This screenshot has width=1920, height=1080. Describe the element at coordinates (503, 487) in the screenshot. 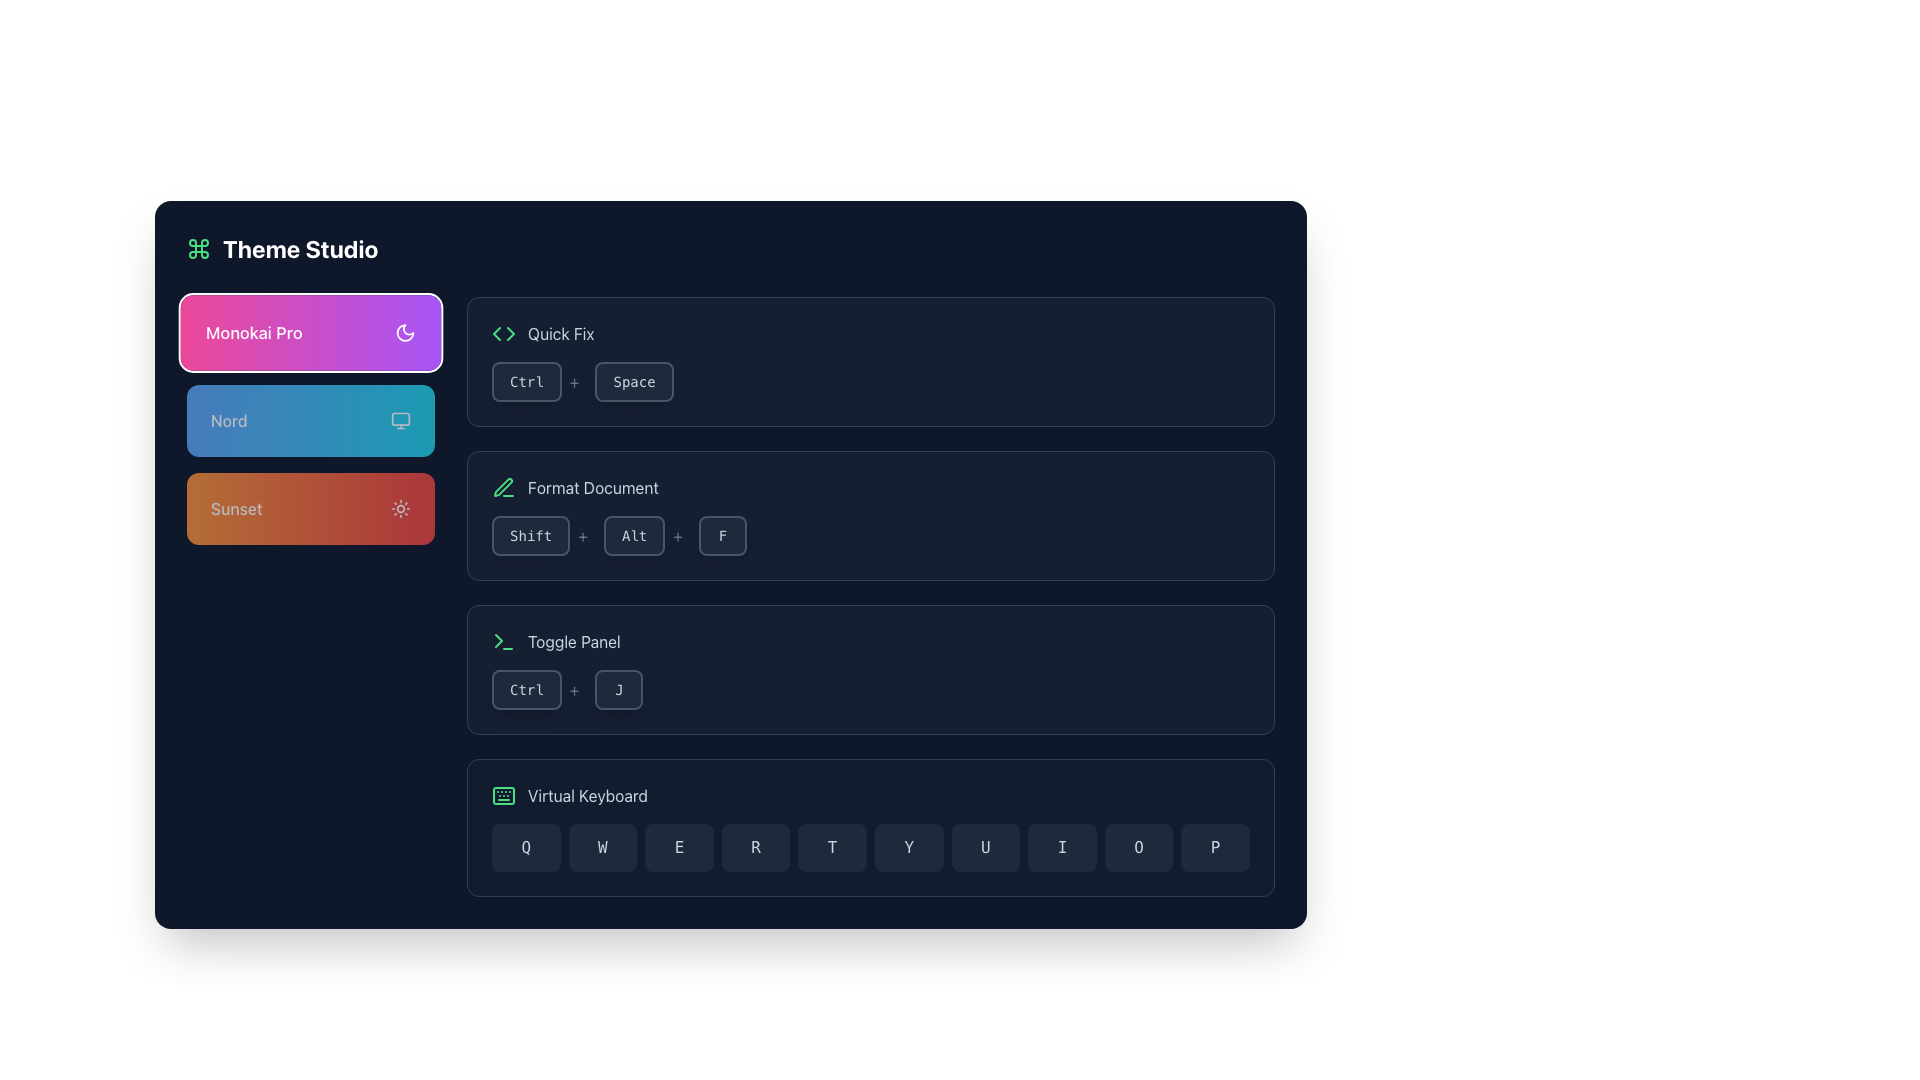

I see `the pen icon located in the top-left menu under the 'Monokai Pro' theme selection` at that location.